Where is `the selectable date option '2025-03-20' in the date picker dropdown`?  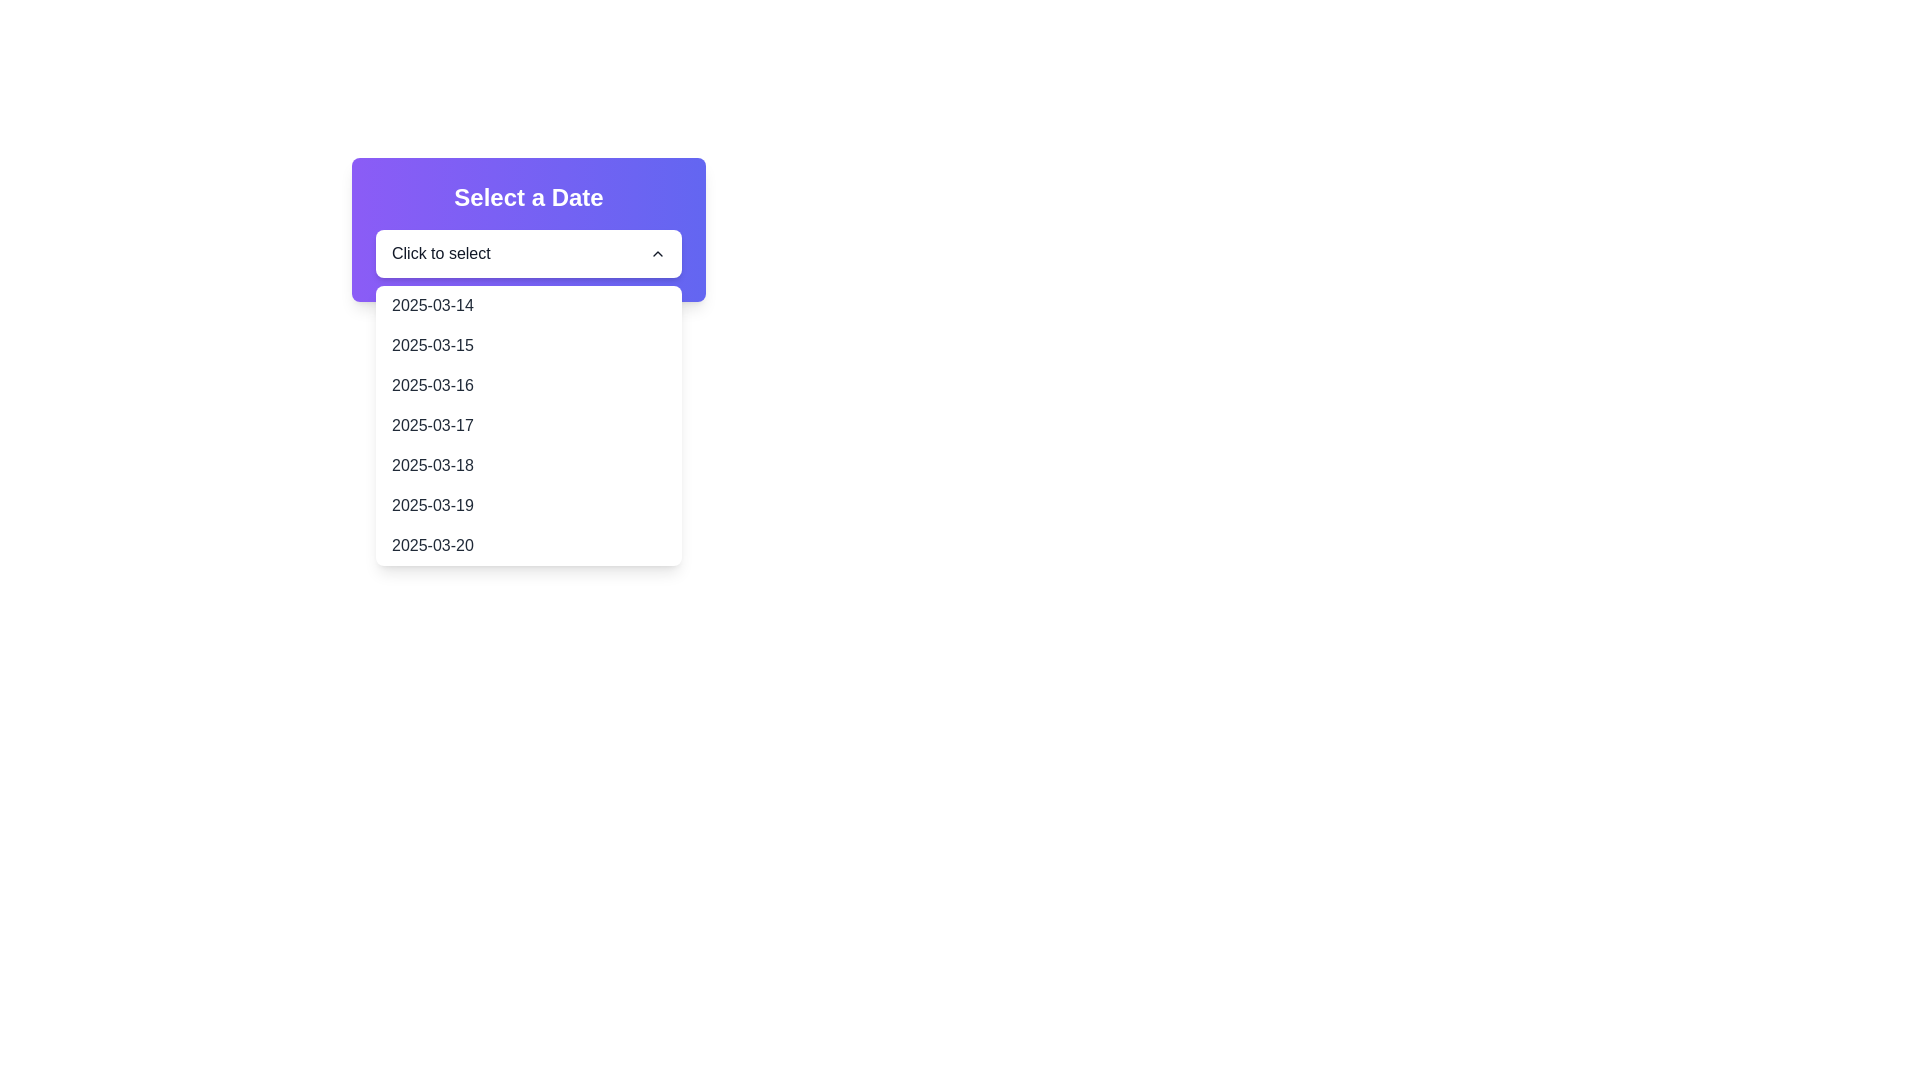
the selectable date option '2025-03-20' in the date picker dropdown is located at coordinates (528, 546).